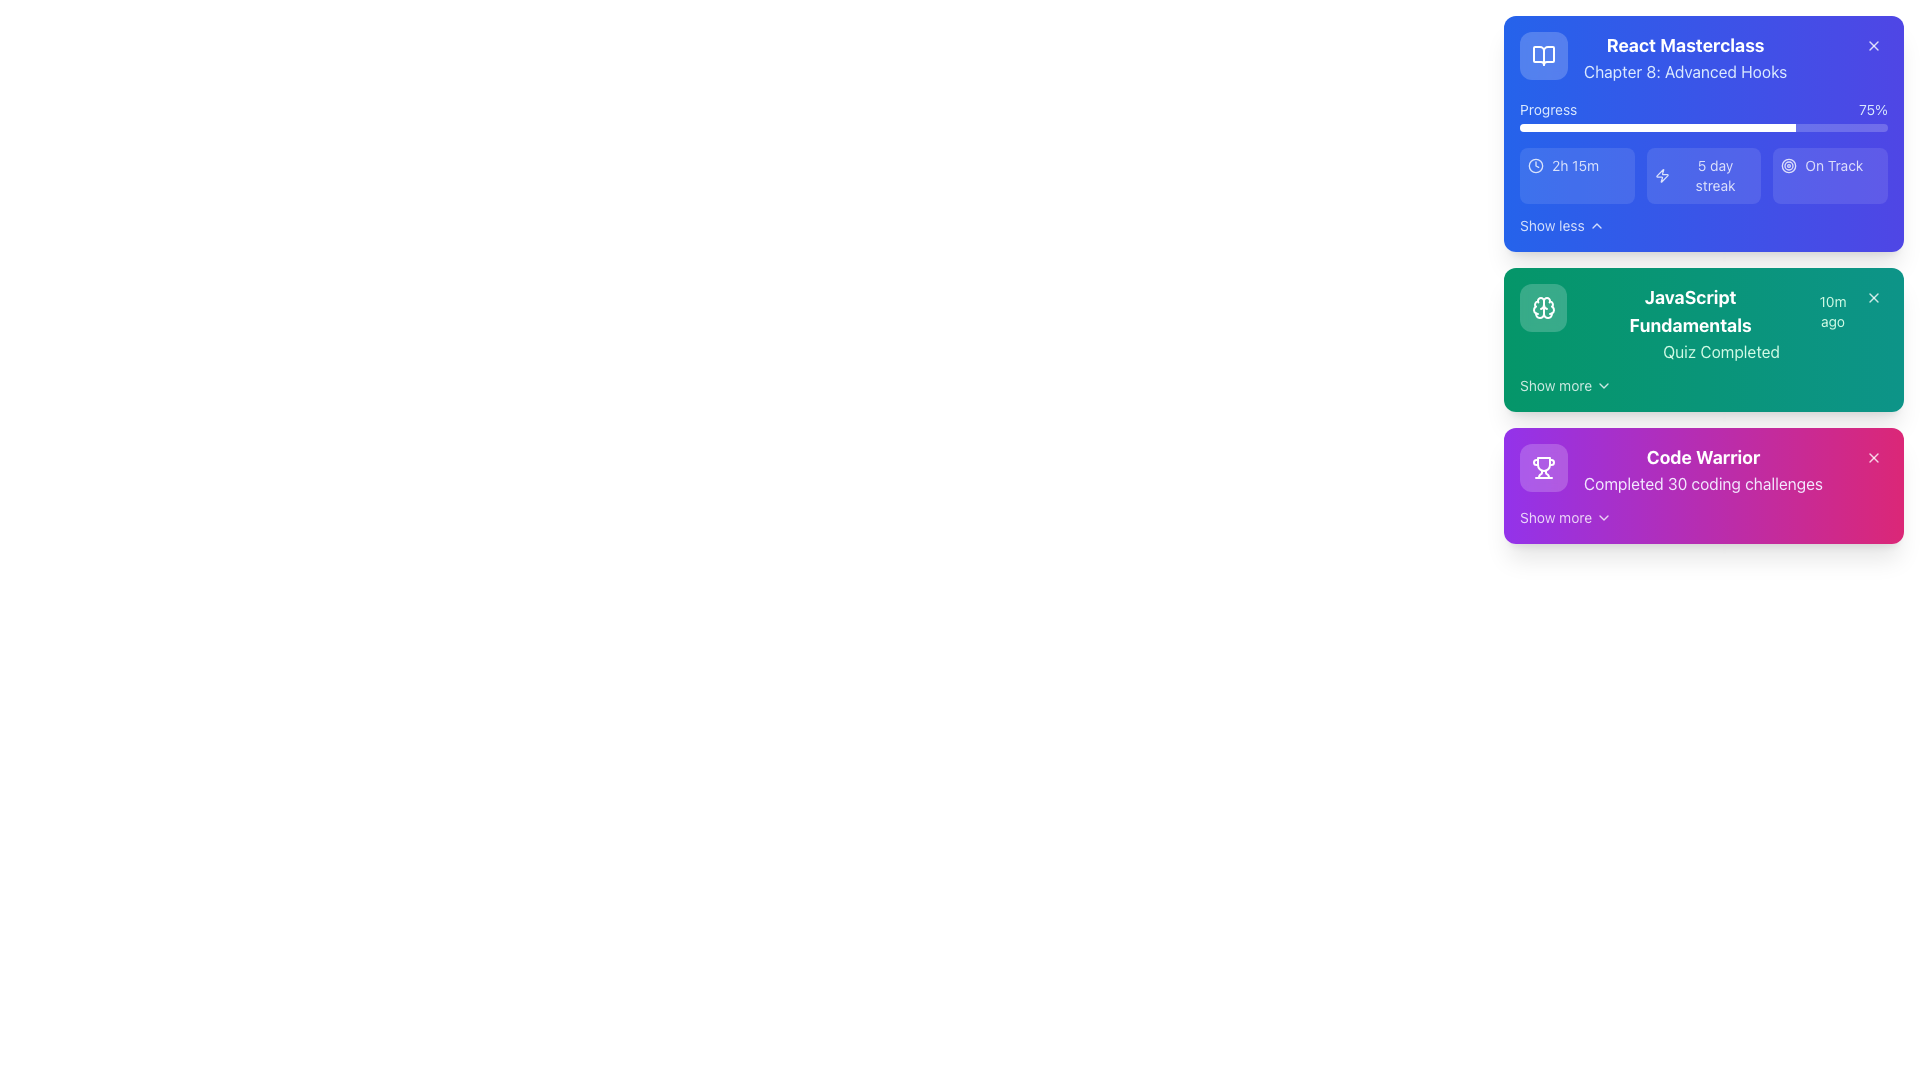  What do you see at coordinates (1872, 45) in the screenshot?
I see `the close icon located at the top right corner of the 'React Masterclass' card` at bounding box center [1872, 45].